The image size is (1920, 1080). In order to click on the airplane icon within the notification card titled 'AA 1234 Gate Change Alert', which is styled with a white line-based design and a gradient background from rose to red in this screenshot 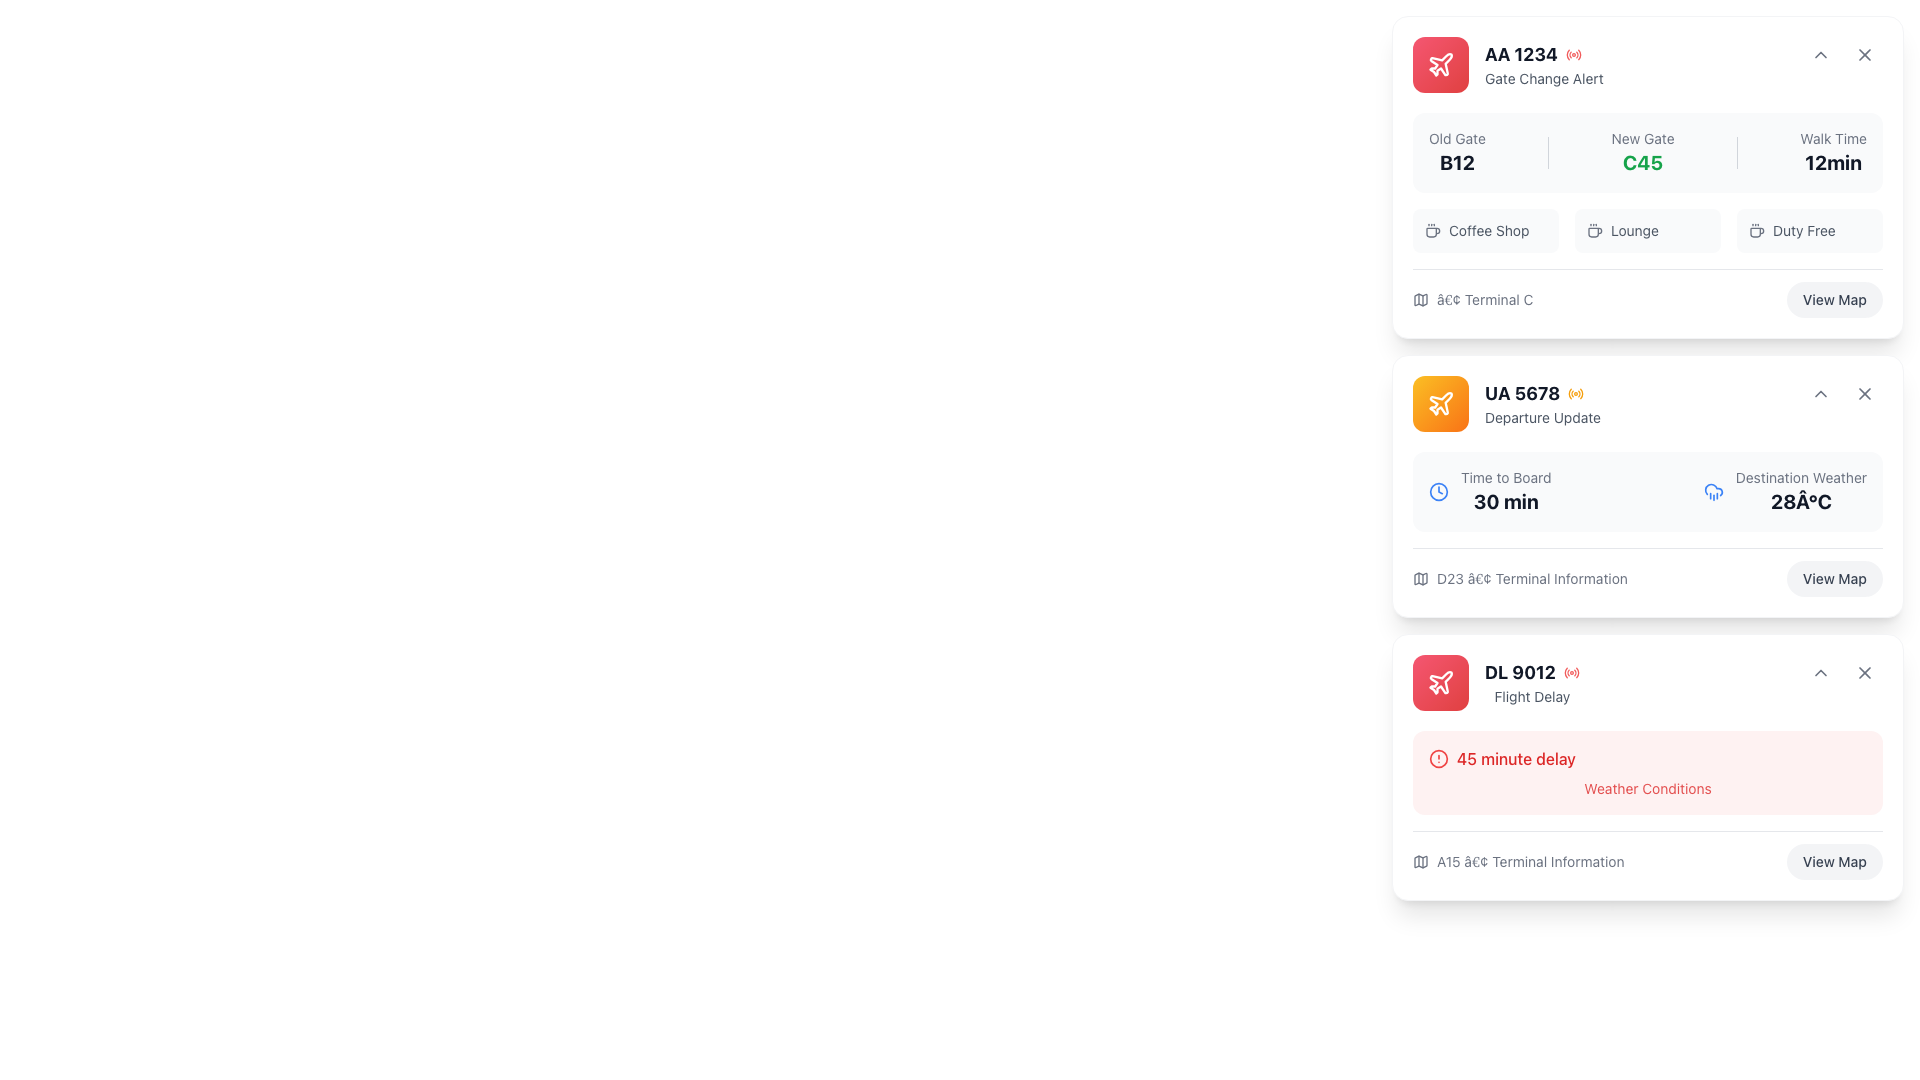, I will do `click(1440, 64)`.